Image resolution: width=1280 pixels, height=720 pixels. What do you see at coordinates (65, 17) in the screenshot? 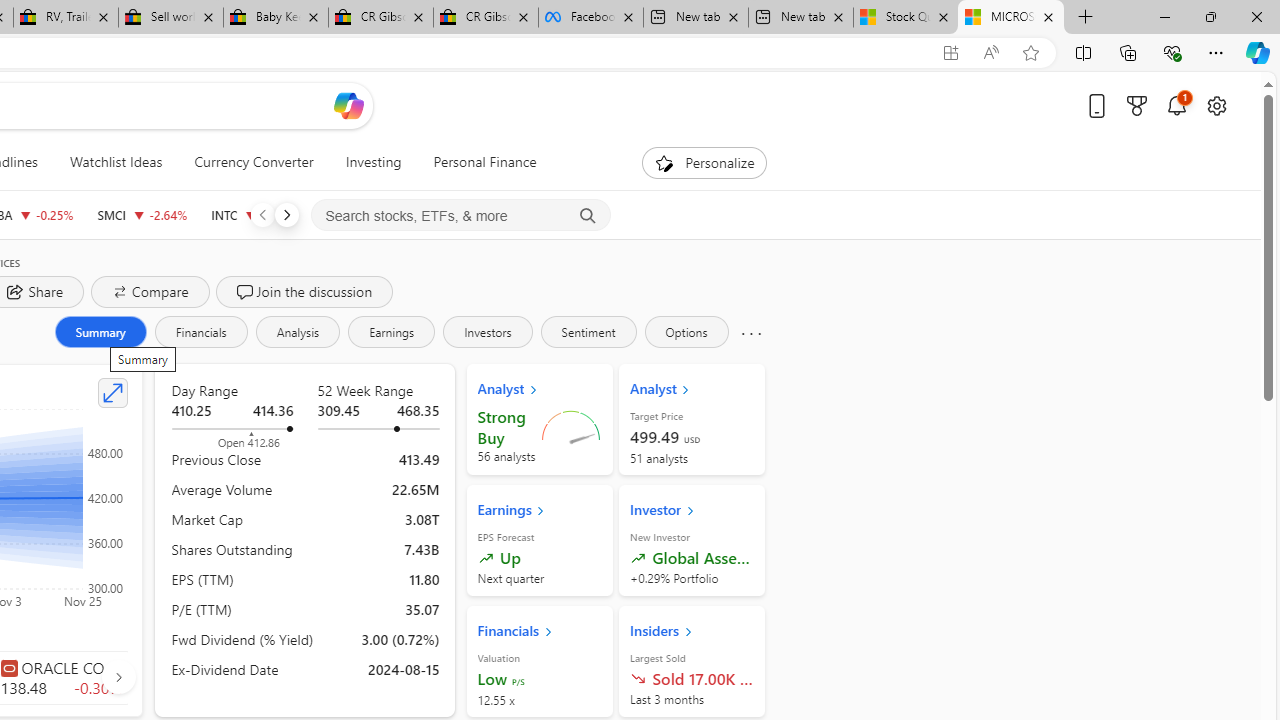
I see `'RV, Trailer & Camper Steps & Ladders for sale | eBay'` at bounding box center [65, 17].